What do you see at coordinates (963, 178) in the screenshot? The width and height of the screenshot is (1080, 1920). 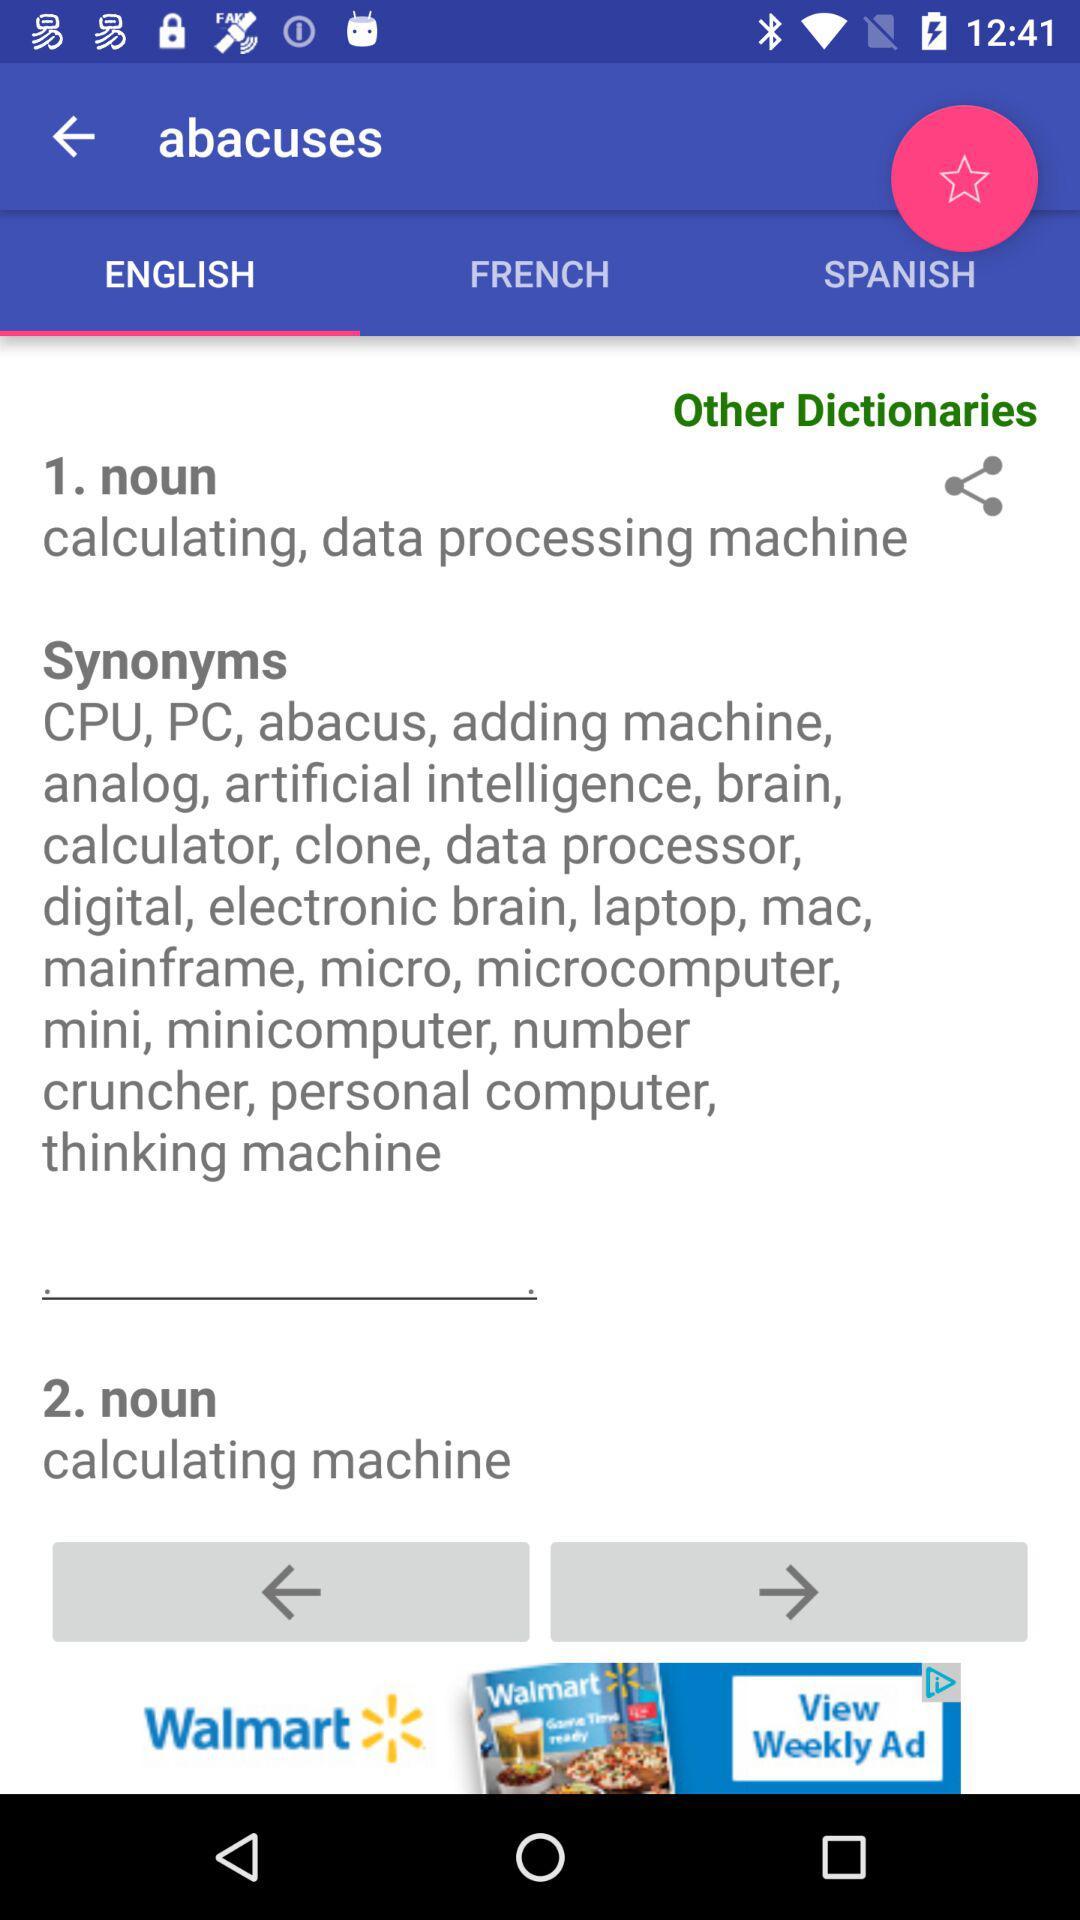 I see `star button` at bounding box center [963, 178].